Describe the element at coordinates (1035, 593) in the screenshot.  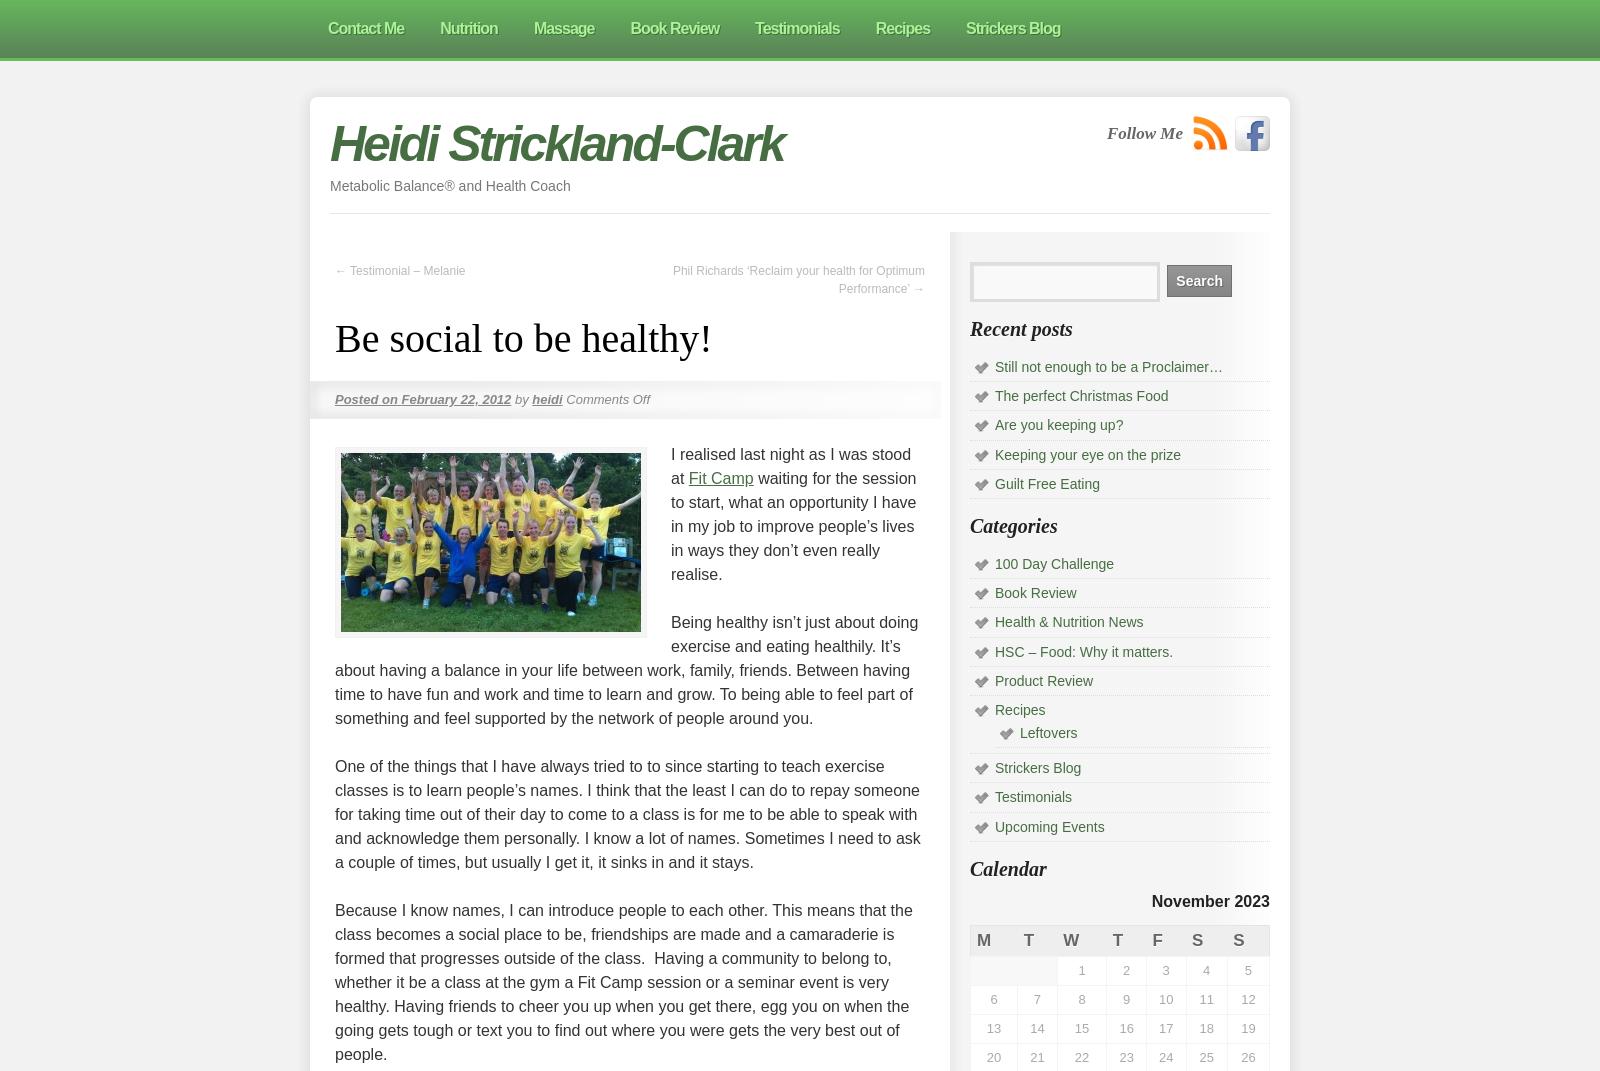
I see `'Book Review'` at that location.